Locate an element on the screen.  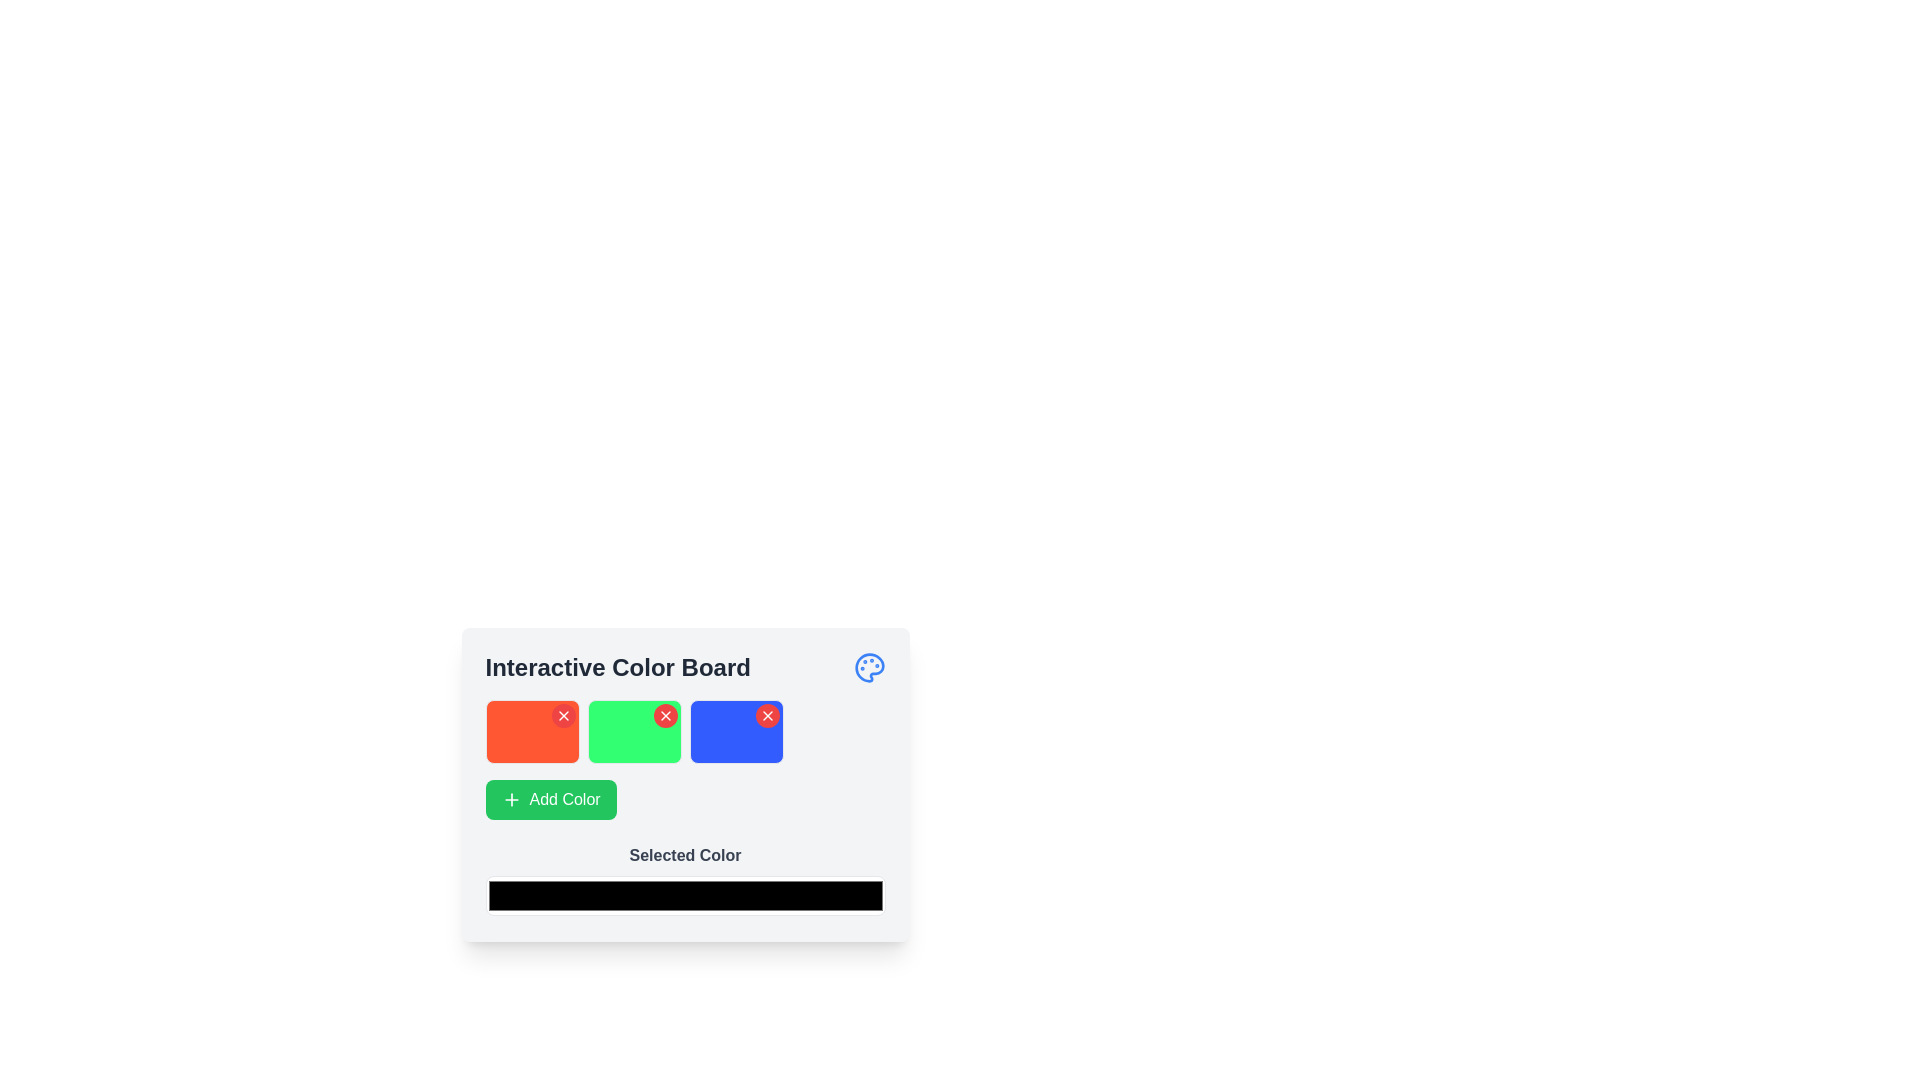
the delete button located in the top-right corner of the blue color block is located at coordinates (766, 715).